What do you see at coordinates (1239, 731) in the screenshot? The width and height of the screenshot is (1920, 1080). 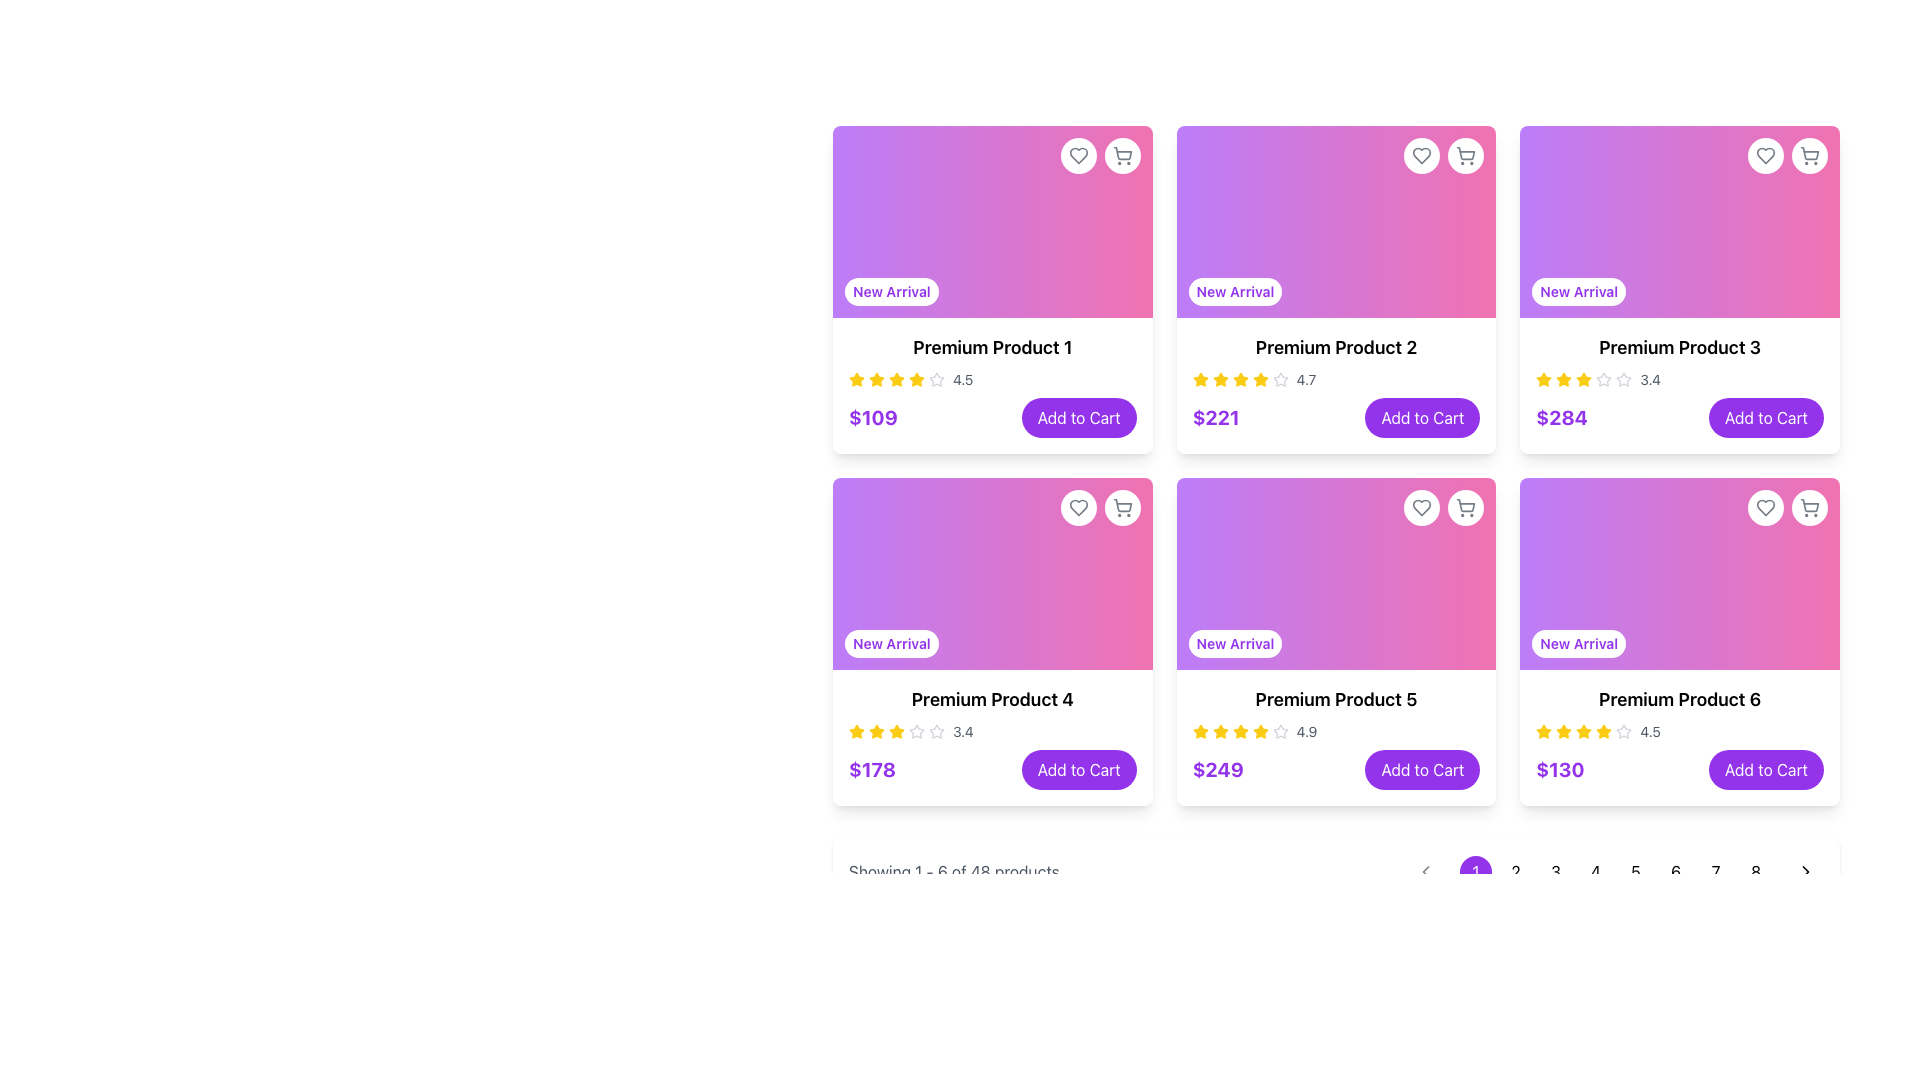 I see `the fifth yellow star-shaped rating icon located in the Premium Product 5 card, positioned below the product title and near the numerical rating value (4.9)` at bounding box center [1239, 731].